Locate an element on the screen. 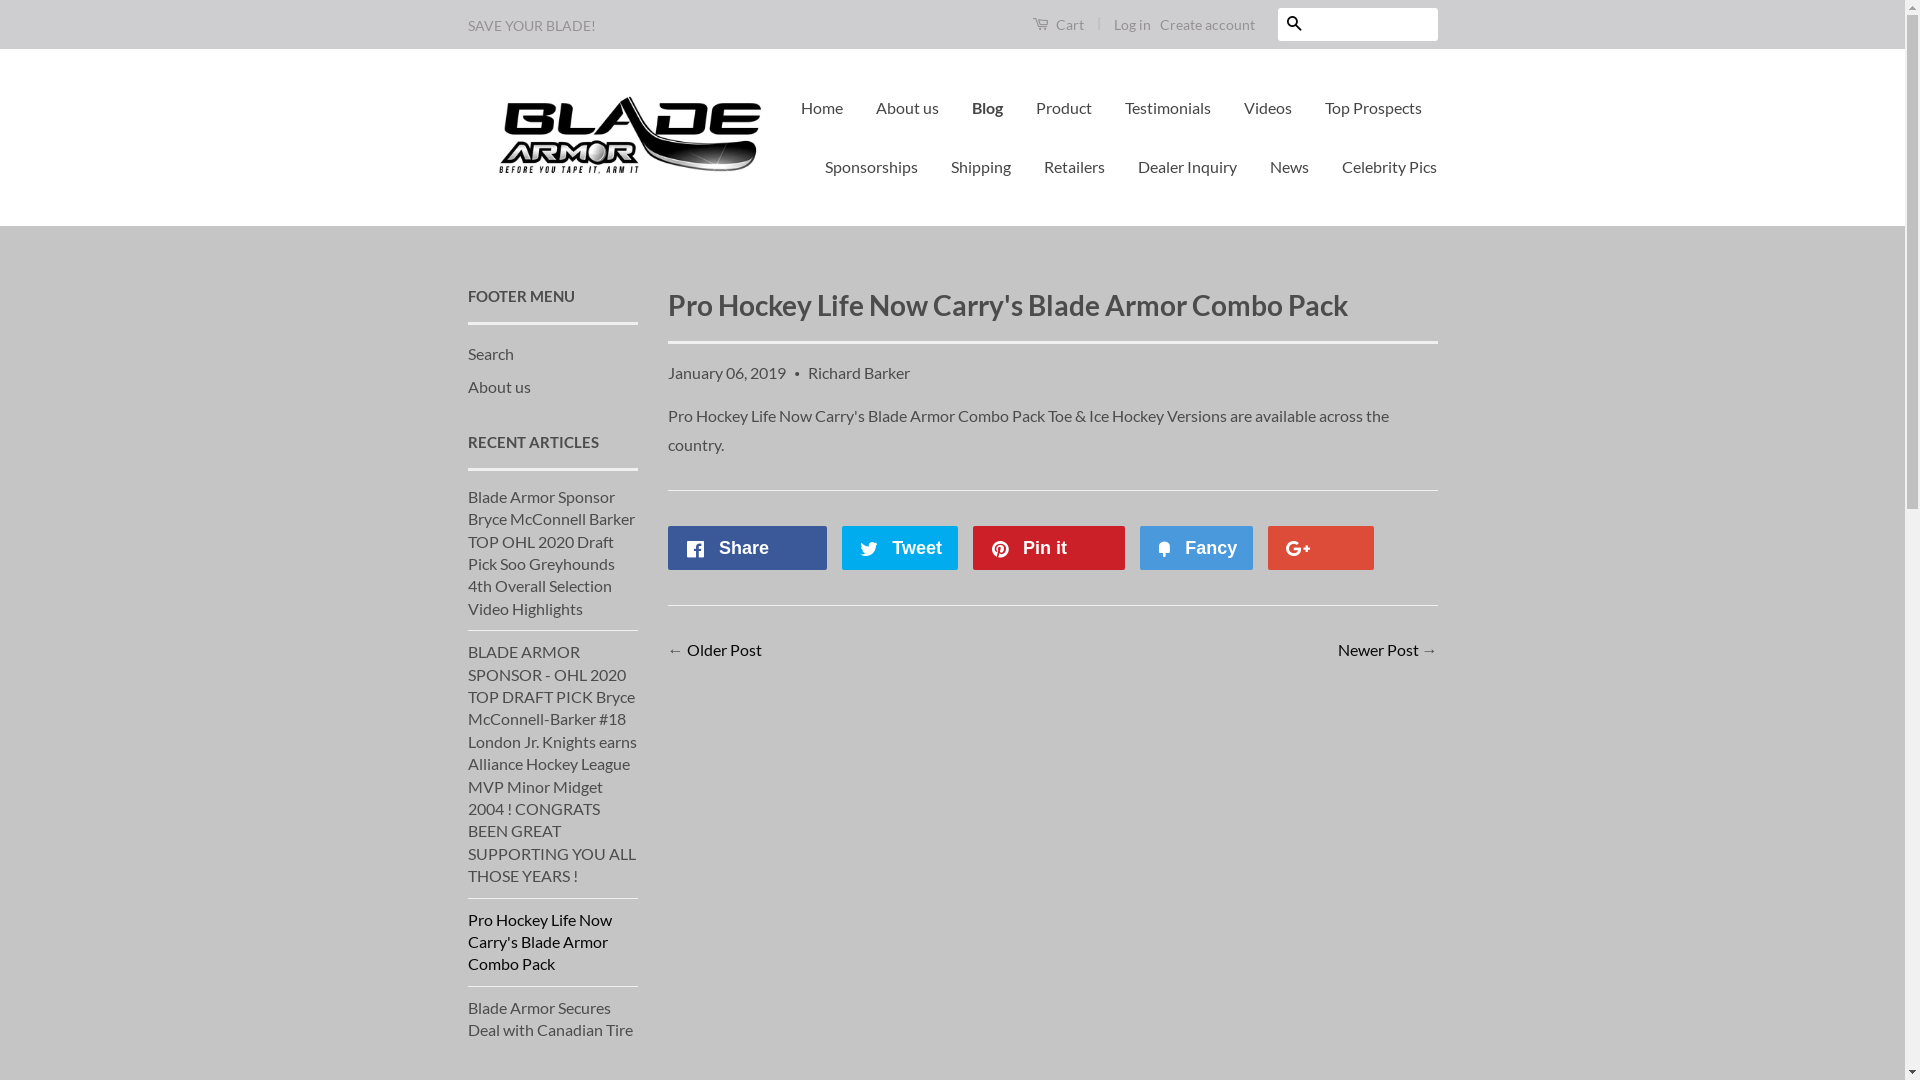 The image size is (1920, 1080). 'Search' is located at coordinates (490, 352).